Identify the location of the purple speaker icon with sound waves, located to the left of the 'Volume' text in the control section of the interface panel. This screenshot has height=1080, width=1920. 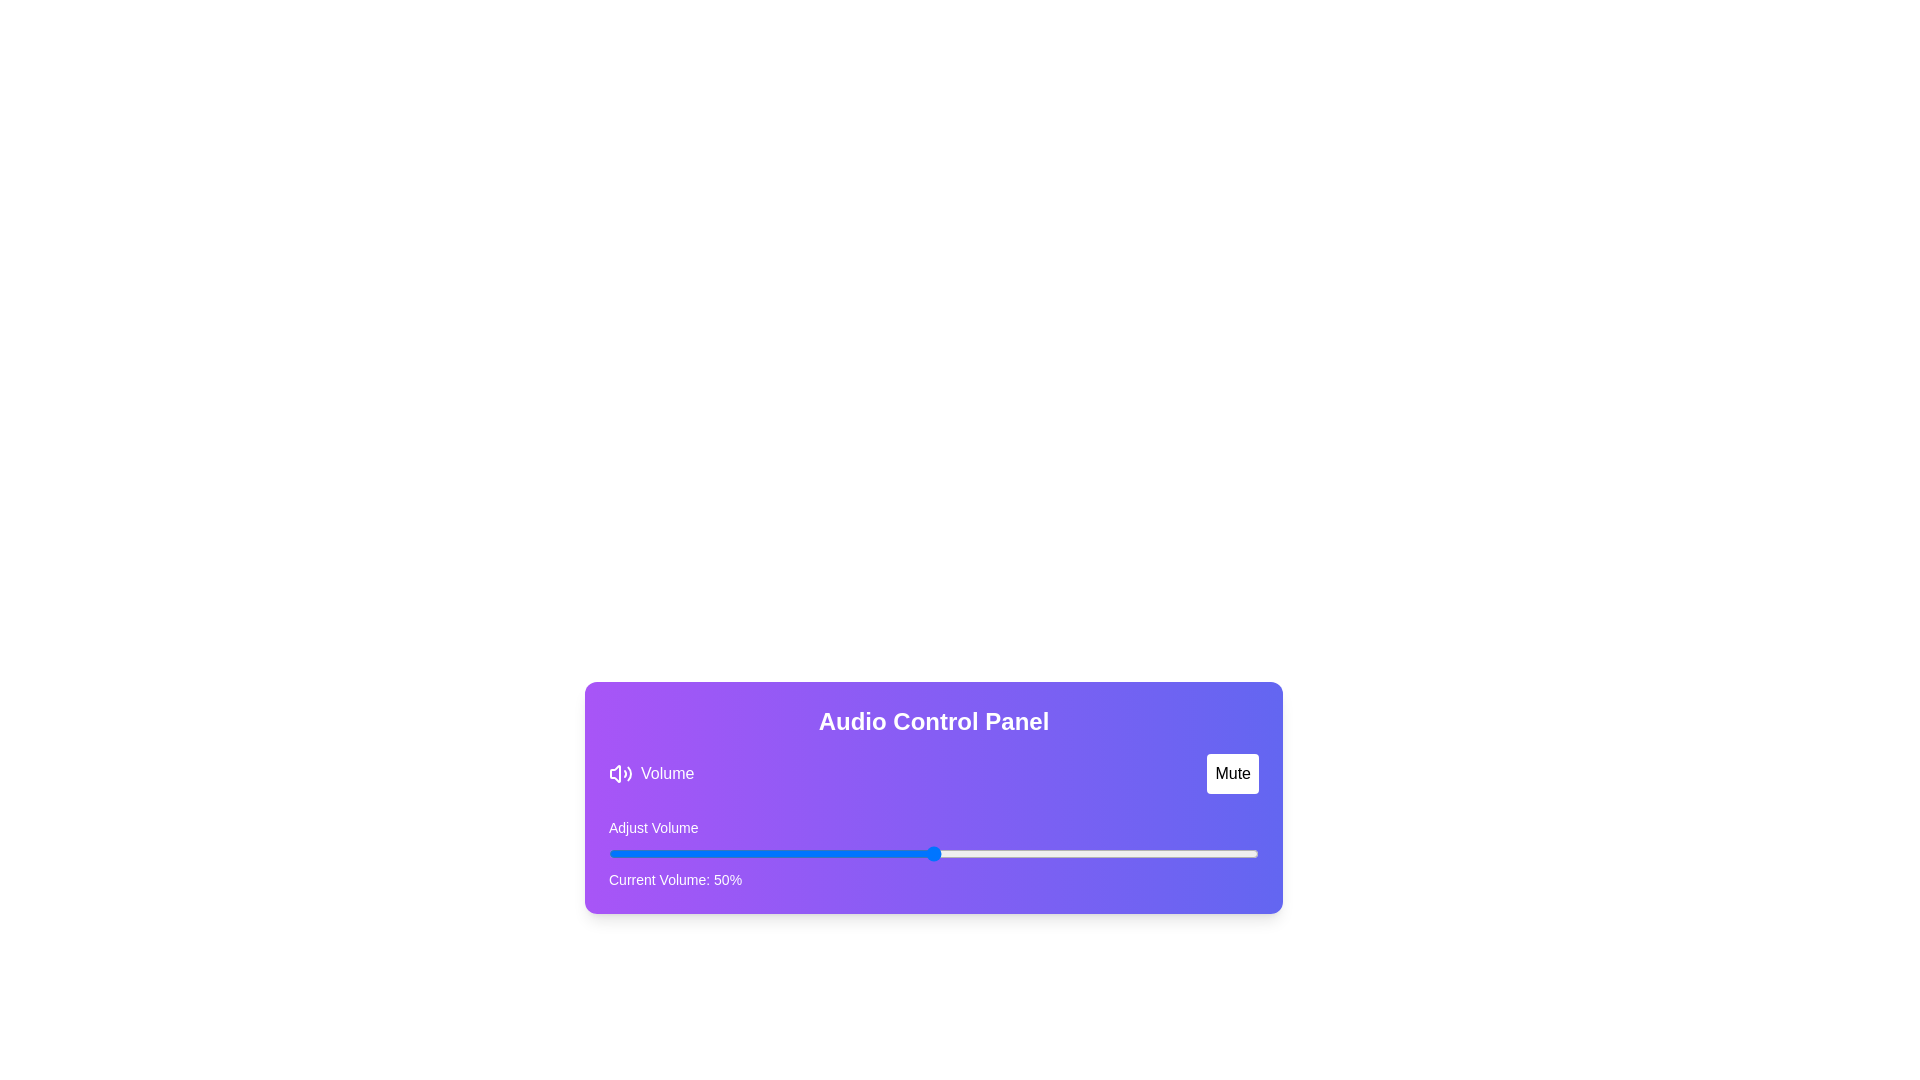
(619, 773).